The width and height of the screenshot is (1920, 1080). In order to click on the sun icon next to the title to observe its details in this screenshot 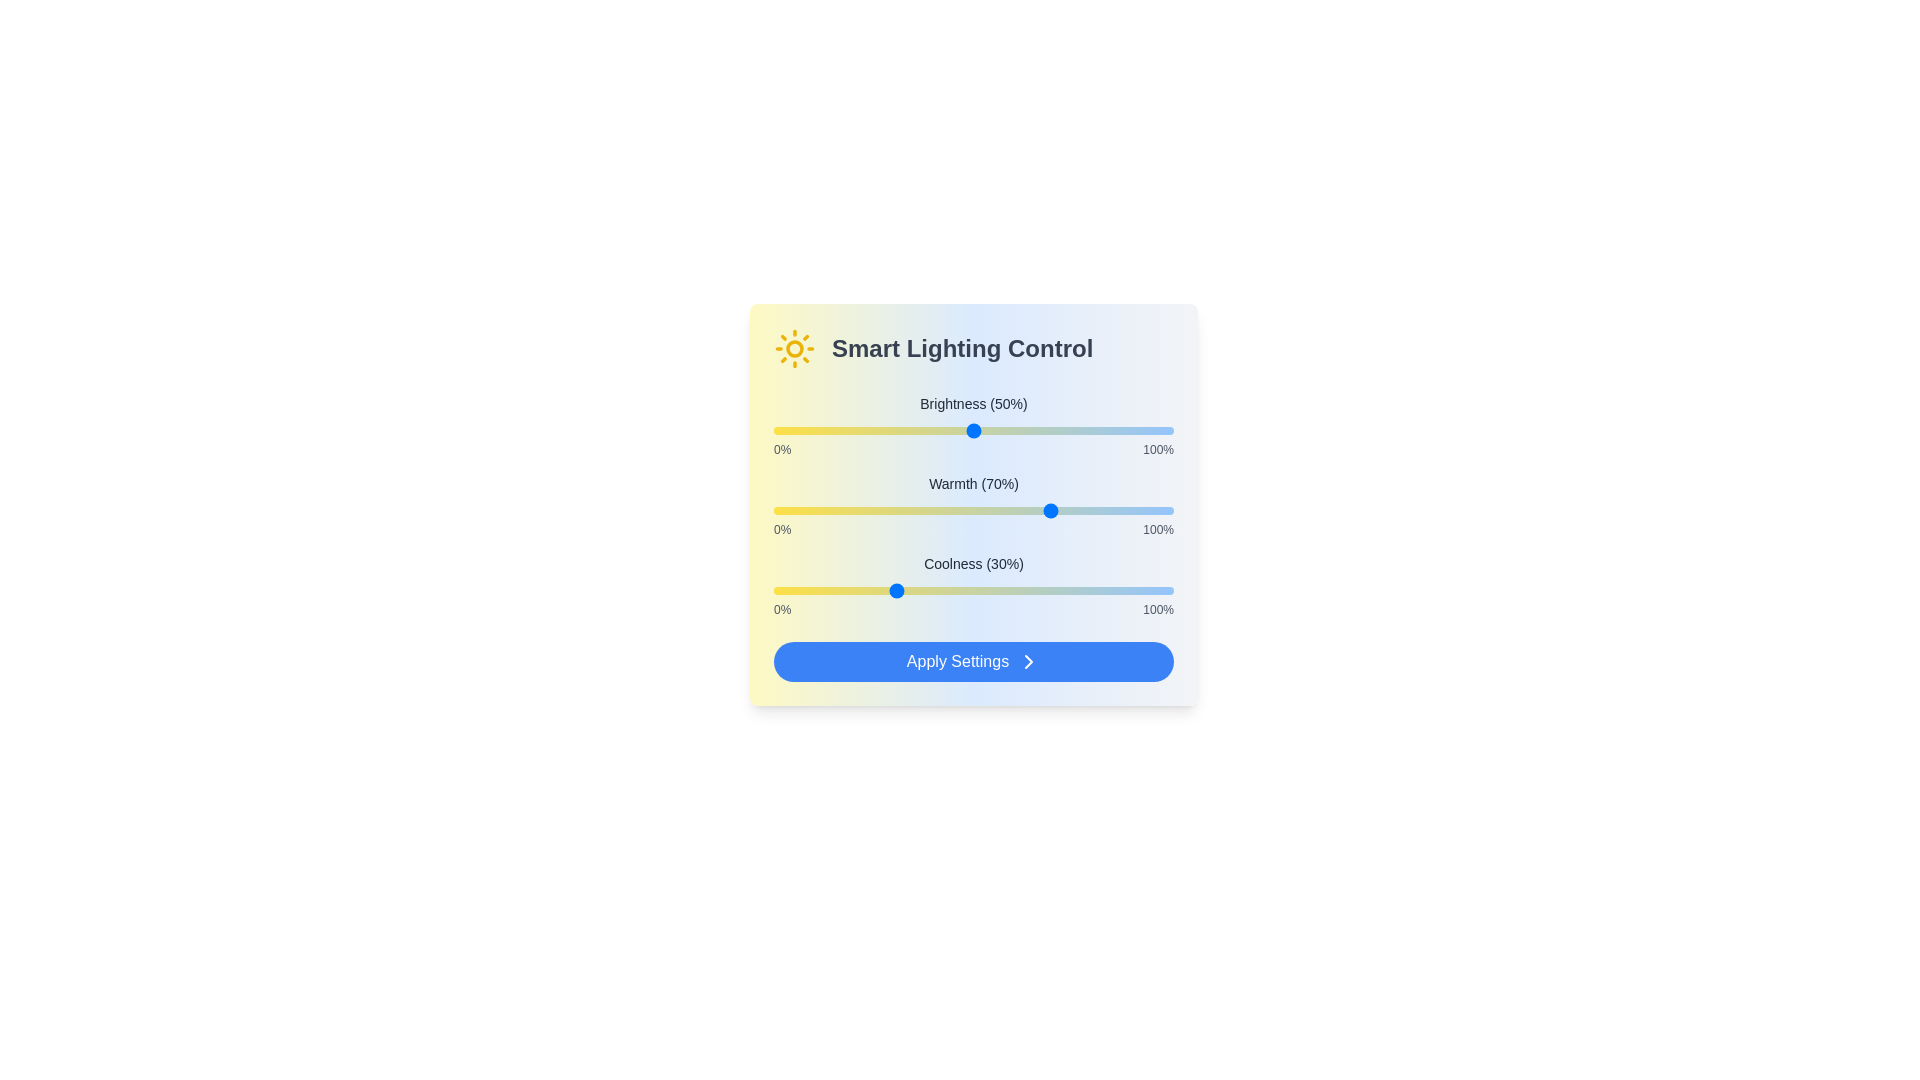, I will do `click(794, 347)`.